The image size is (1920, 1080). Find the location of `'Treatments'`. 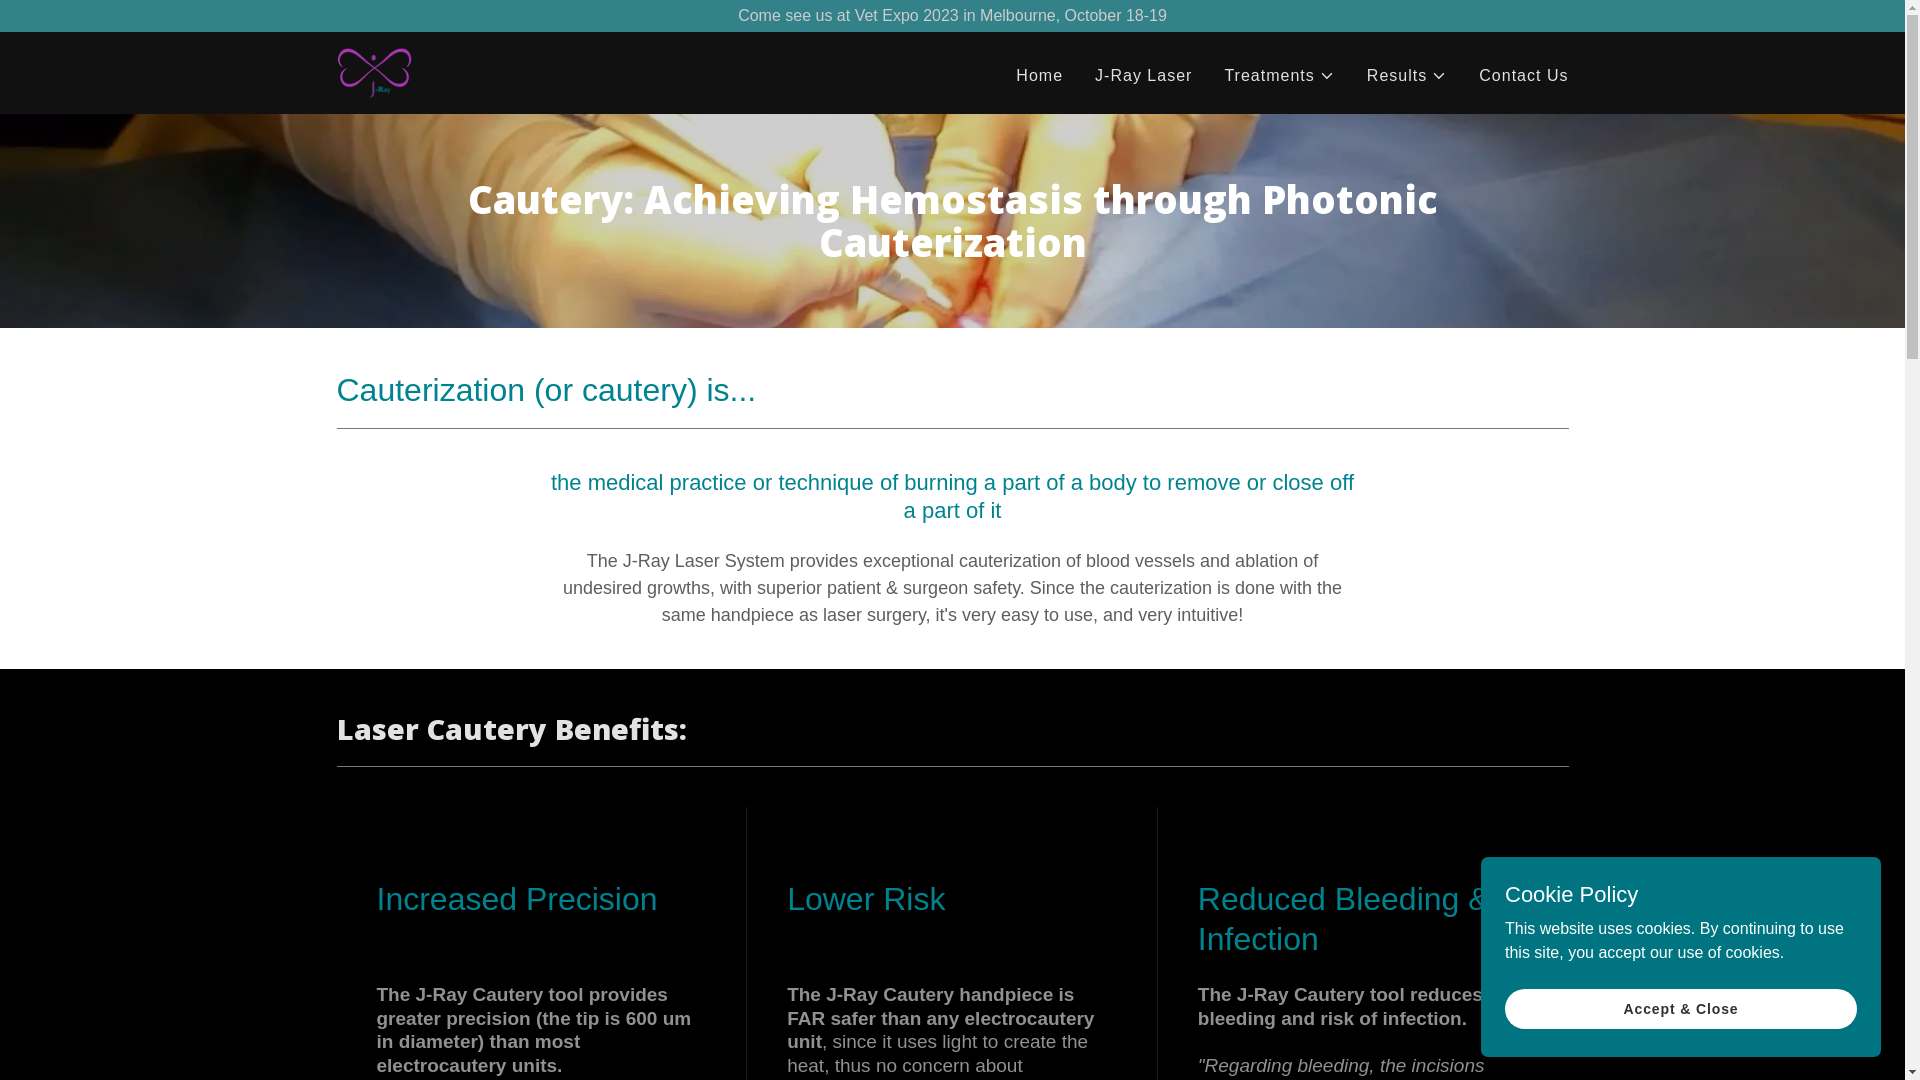

'Treatments' is located at coordinates (1277, 75).